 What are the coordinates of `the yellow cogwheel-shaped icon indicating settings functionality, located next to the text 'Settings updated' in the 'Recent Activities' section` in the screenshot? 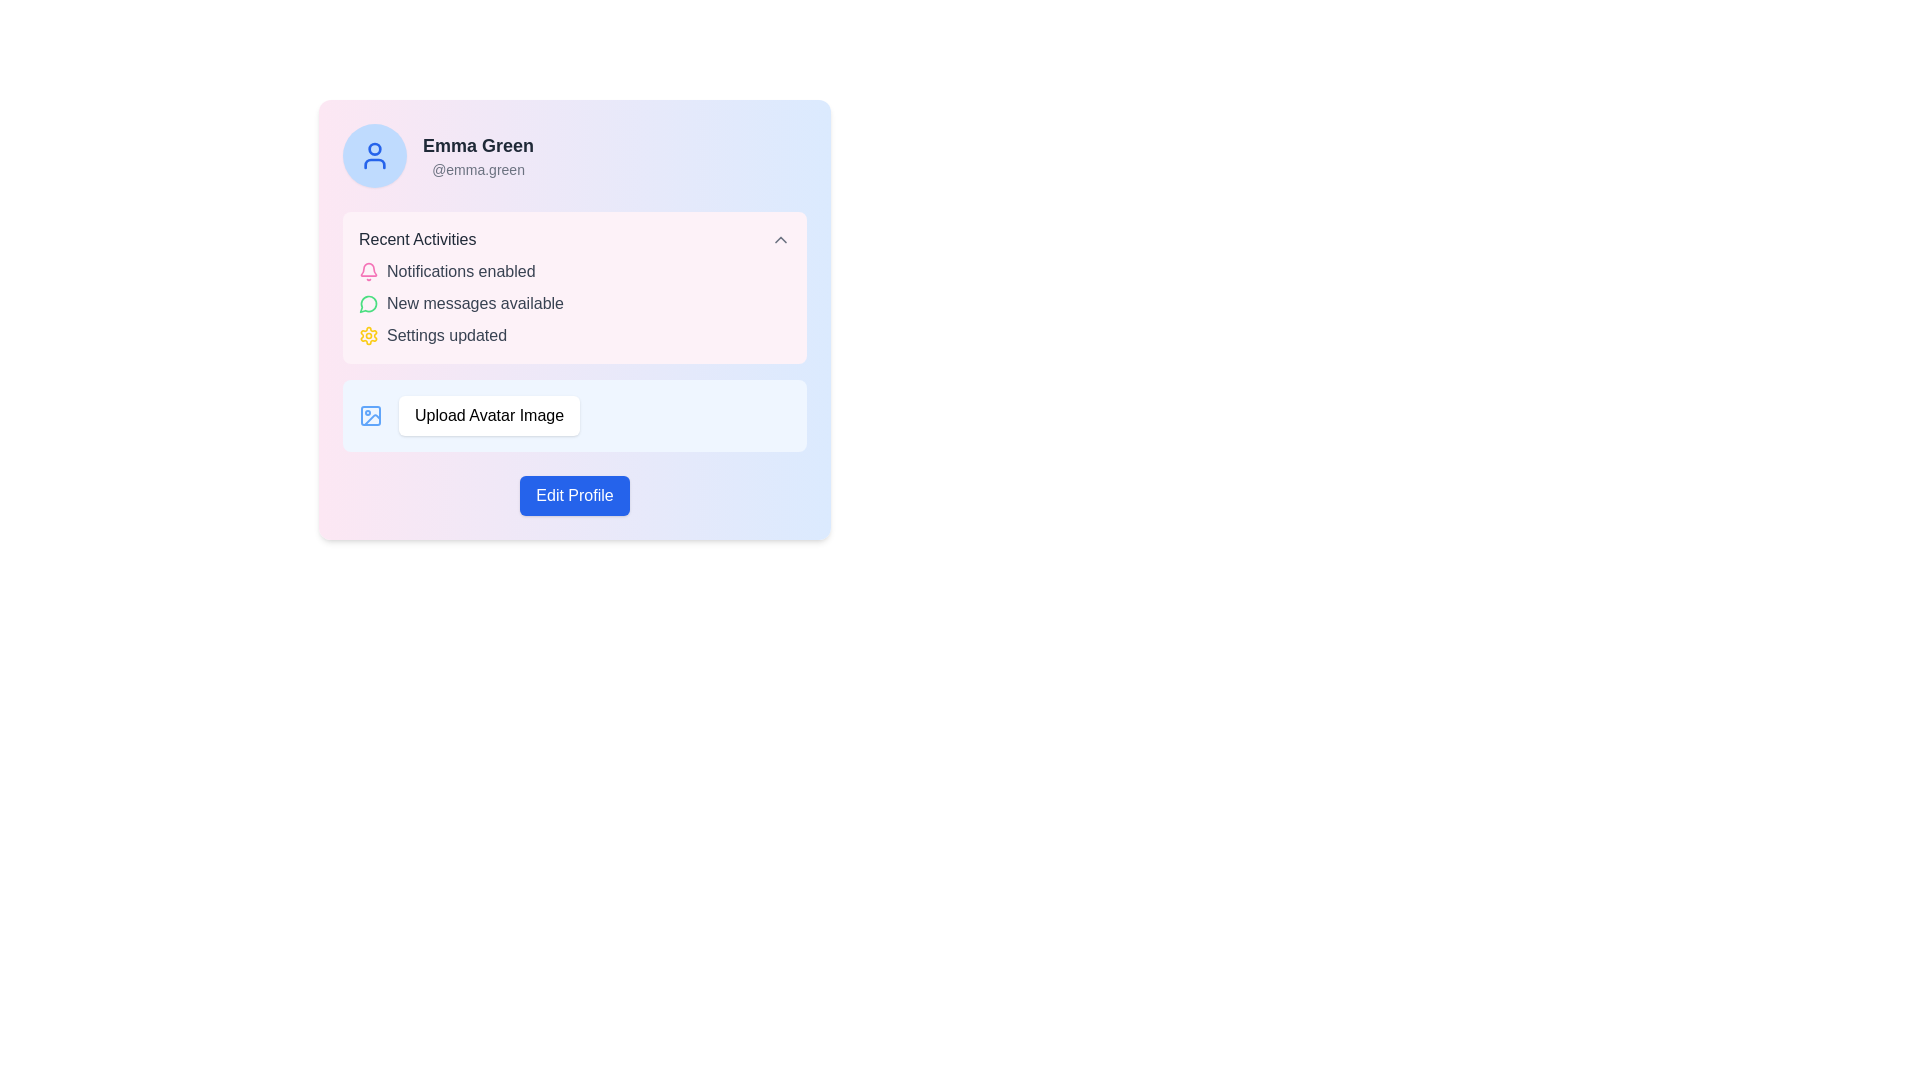 It's located at (369, 334).